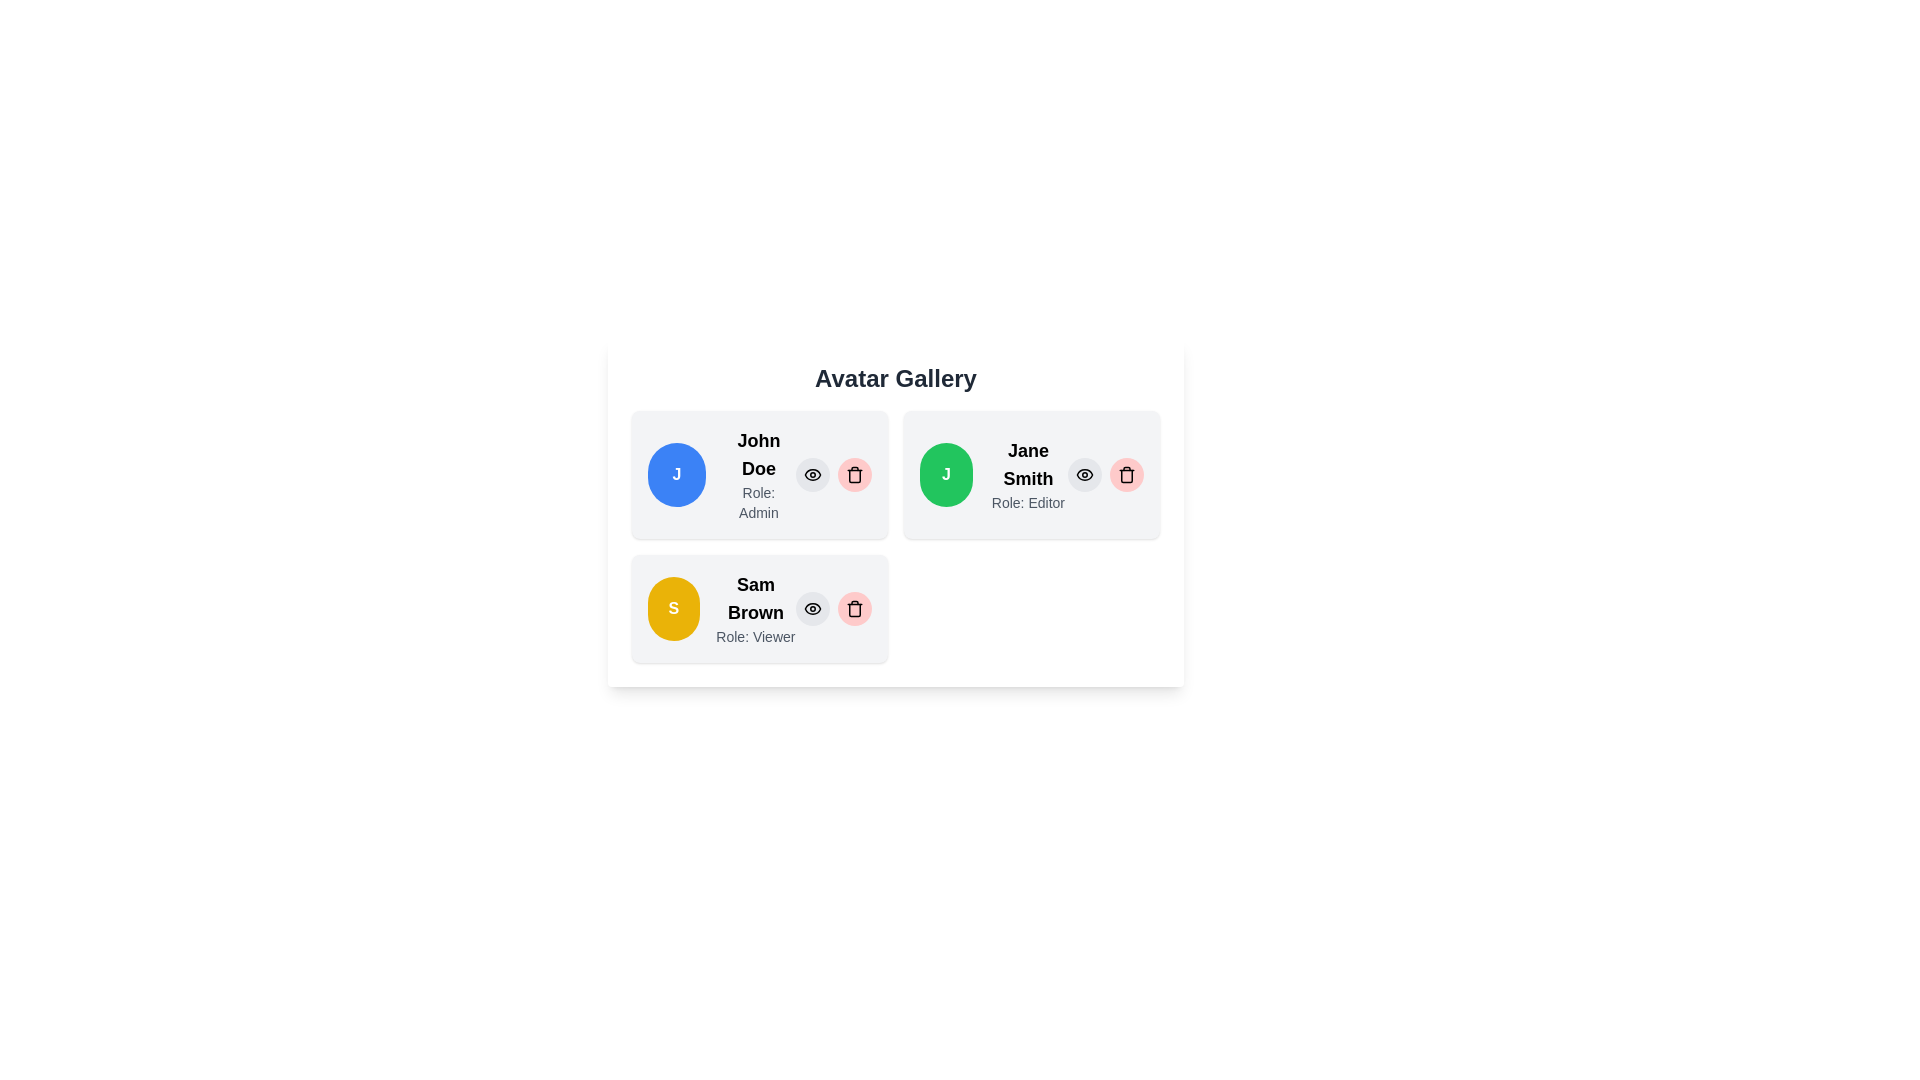  What do you see at coordinates (1032, 474) in the screenshot?
I see `the informational tile displaying user information for 'Jane Smith' who is an 'Editor'` at bounding box center [1032, 474].